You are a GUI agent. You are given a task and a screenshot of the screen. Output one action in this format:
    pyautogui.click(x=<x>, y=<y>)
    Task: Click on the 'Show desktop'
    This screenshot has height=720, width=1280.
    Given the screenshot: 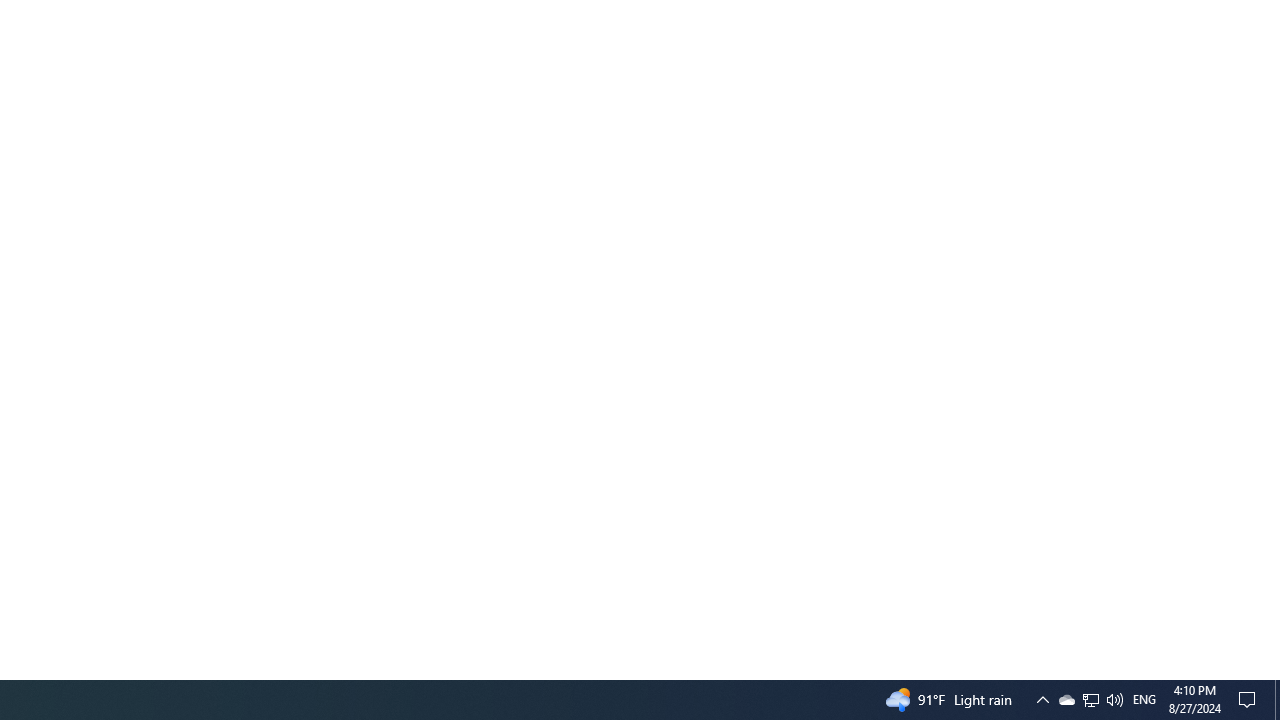 What is the action you would take?
    pyautogui.click(x=1276, y=698)
    